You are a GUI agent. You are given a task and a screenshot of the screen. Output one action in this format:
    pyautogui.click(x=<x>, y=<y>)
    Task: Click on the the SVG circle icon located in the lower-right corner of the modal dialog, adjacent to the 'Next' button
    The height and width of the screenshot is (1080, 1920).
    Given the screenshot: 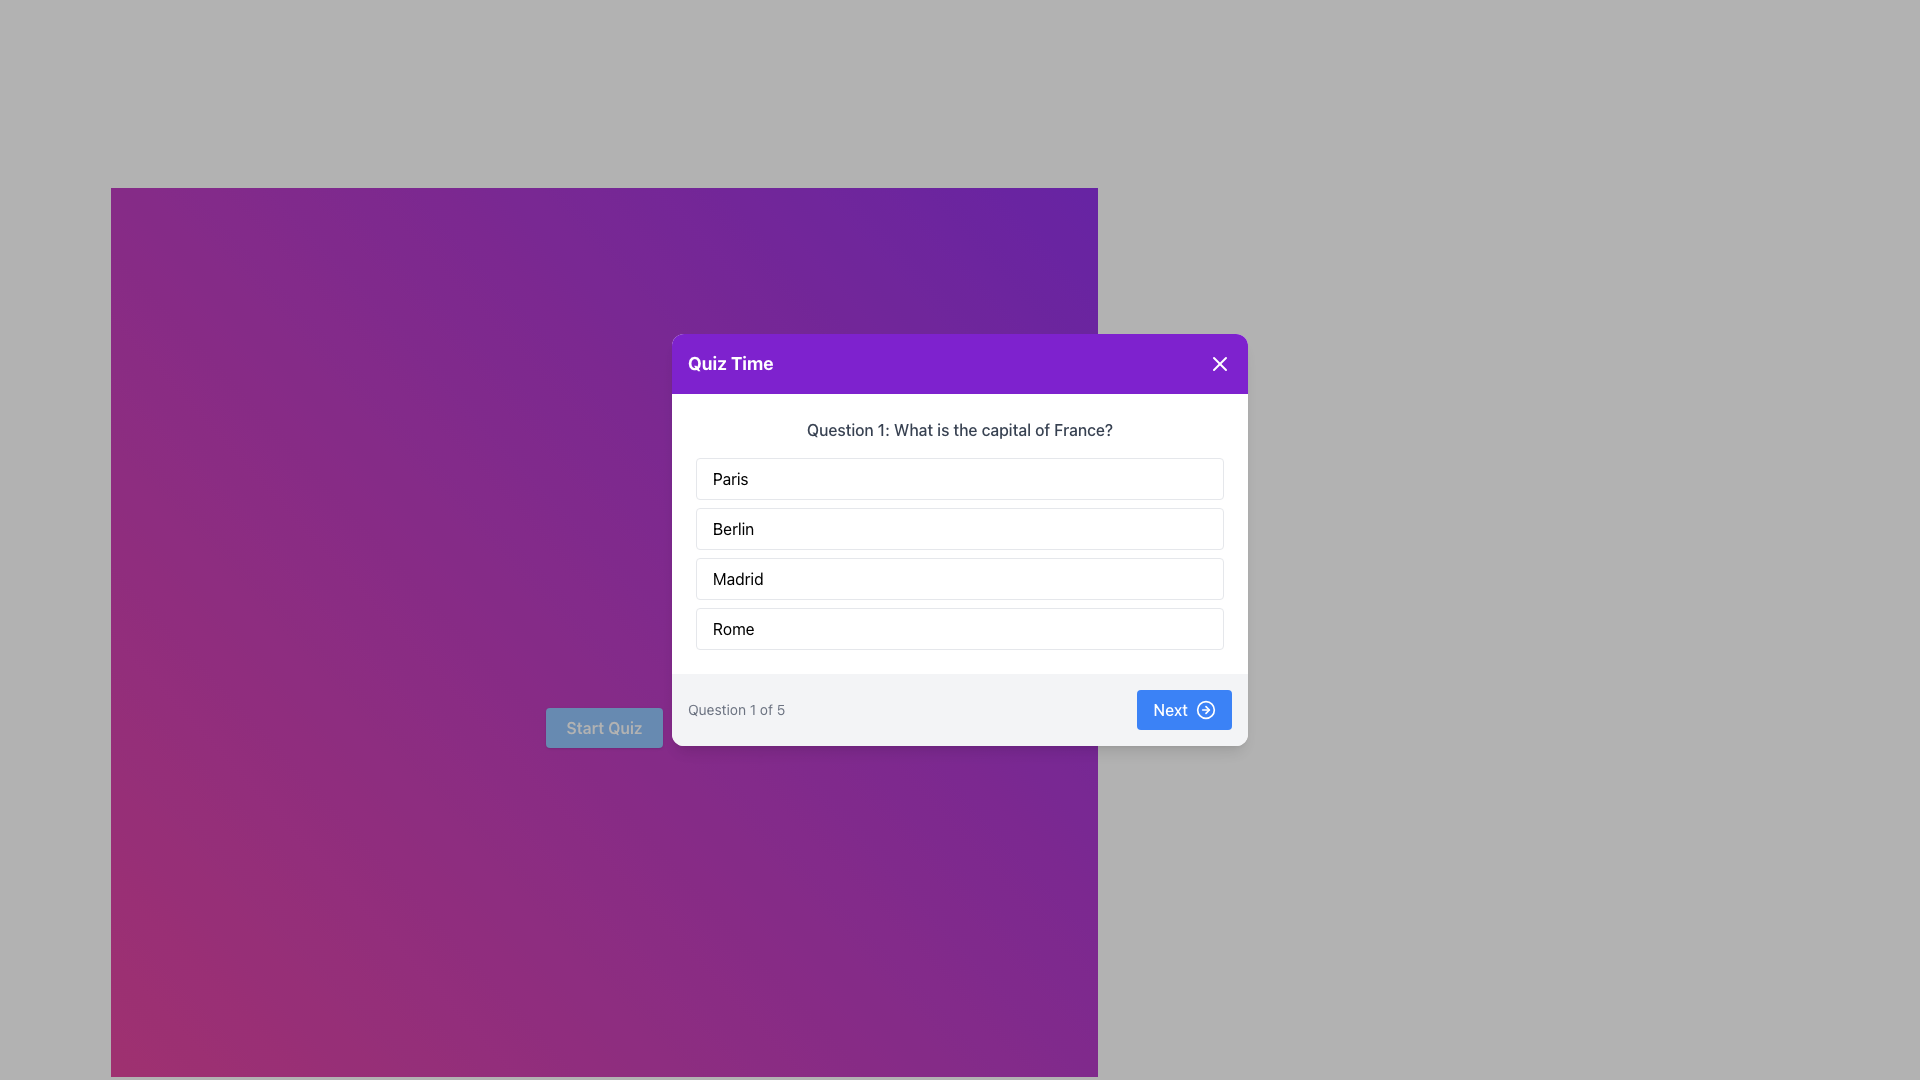 What is the action you would take?
    pyautogui.click(x=1204, y=708)
    